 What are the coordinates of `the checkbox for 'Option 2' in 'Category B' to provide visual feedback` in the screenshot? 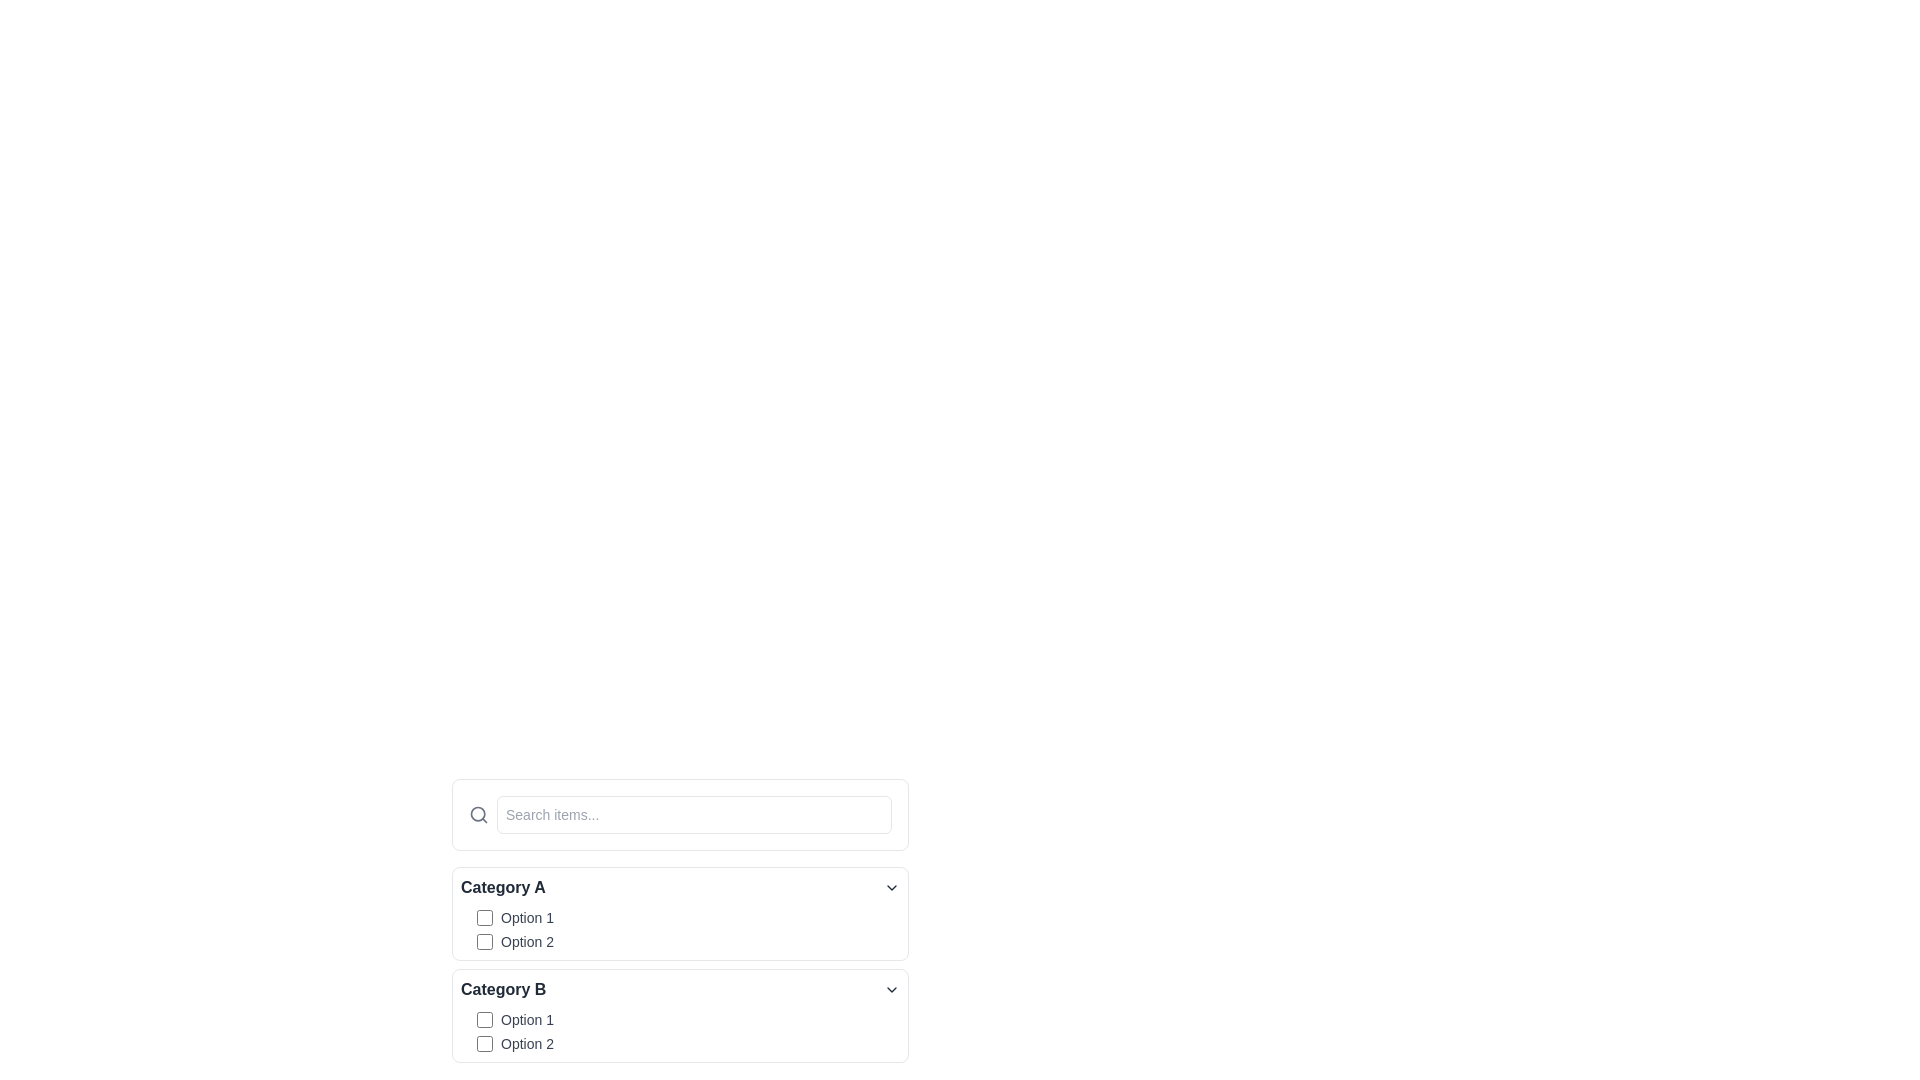 It's located at (484, 1043).